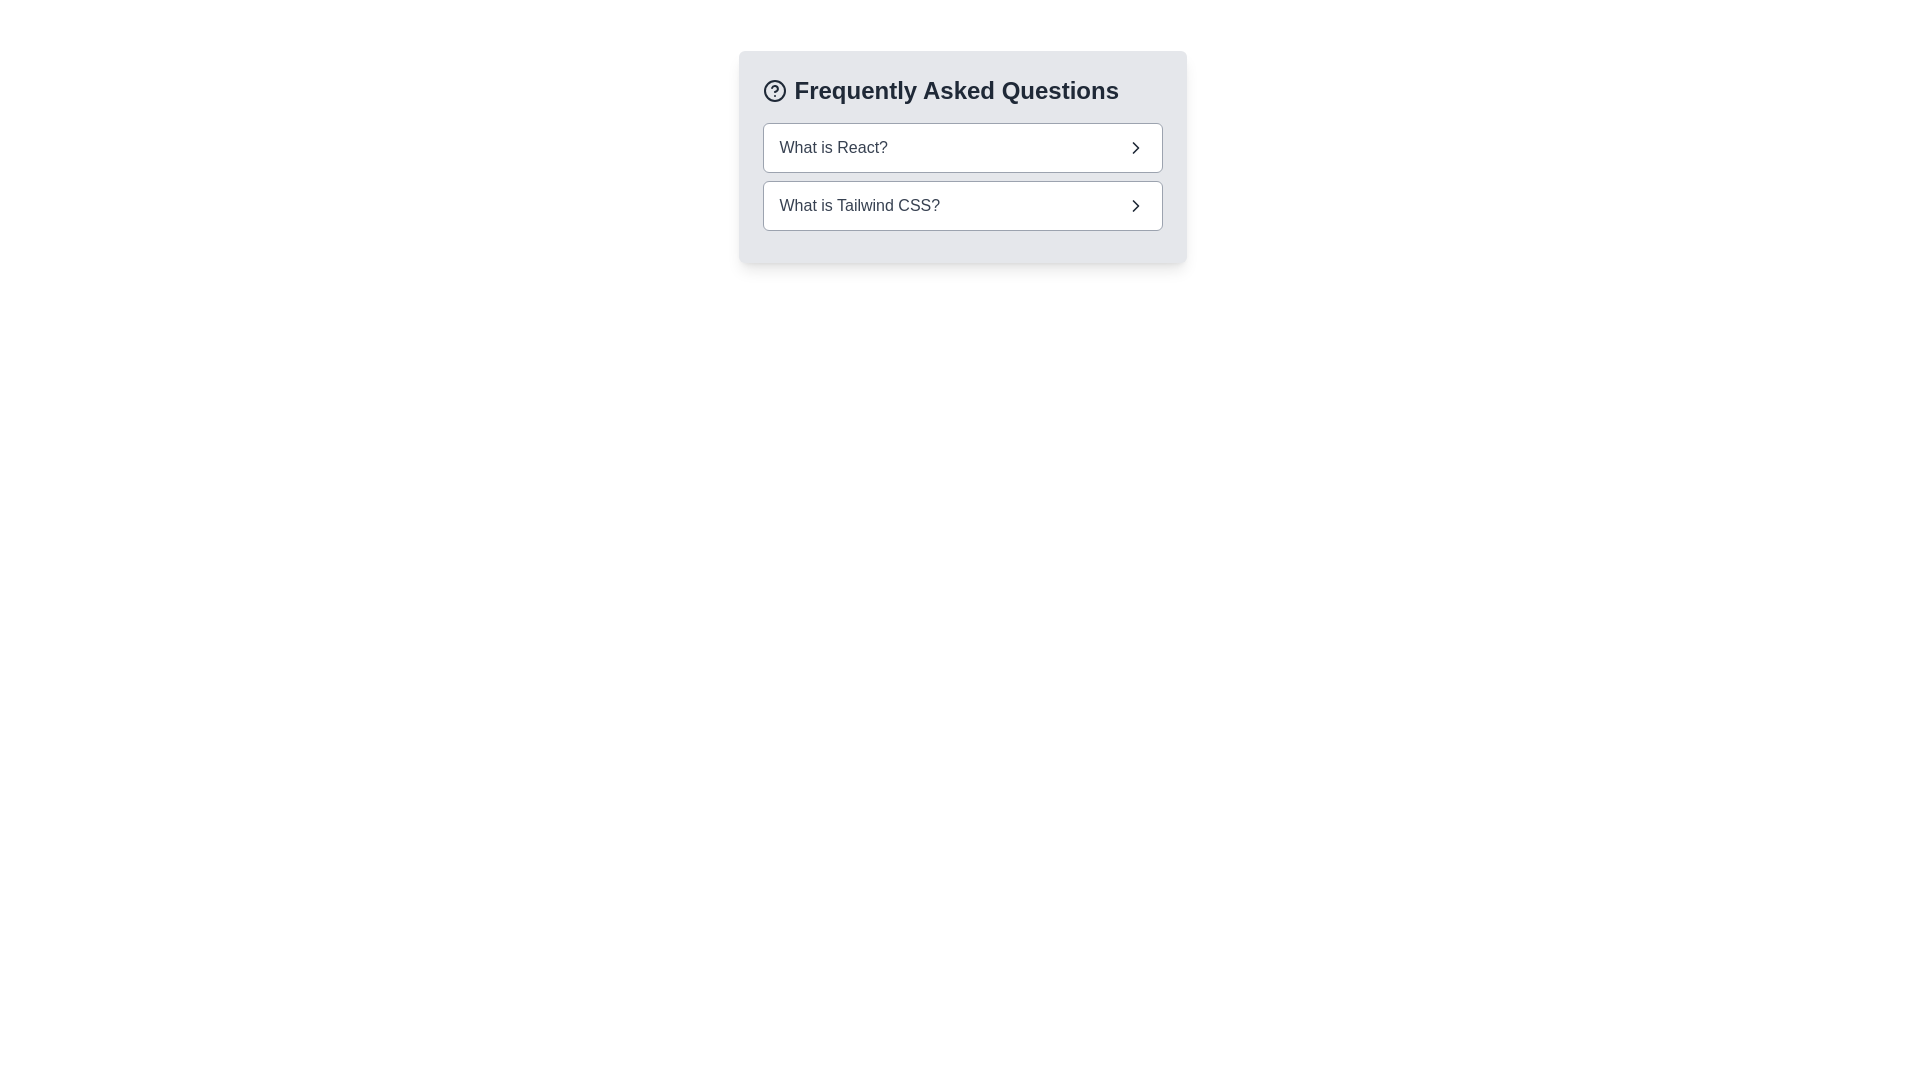 Image resolution: width=1920 pixels, height=1080 pixels. Describe the element at coordinates (962, 205) in the screenshot. I see `the second clickable FAQ item about 'Tailwind CSS'` at that location.